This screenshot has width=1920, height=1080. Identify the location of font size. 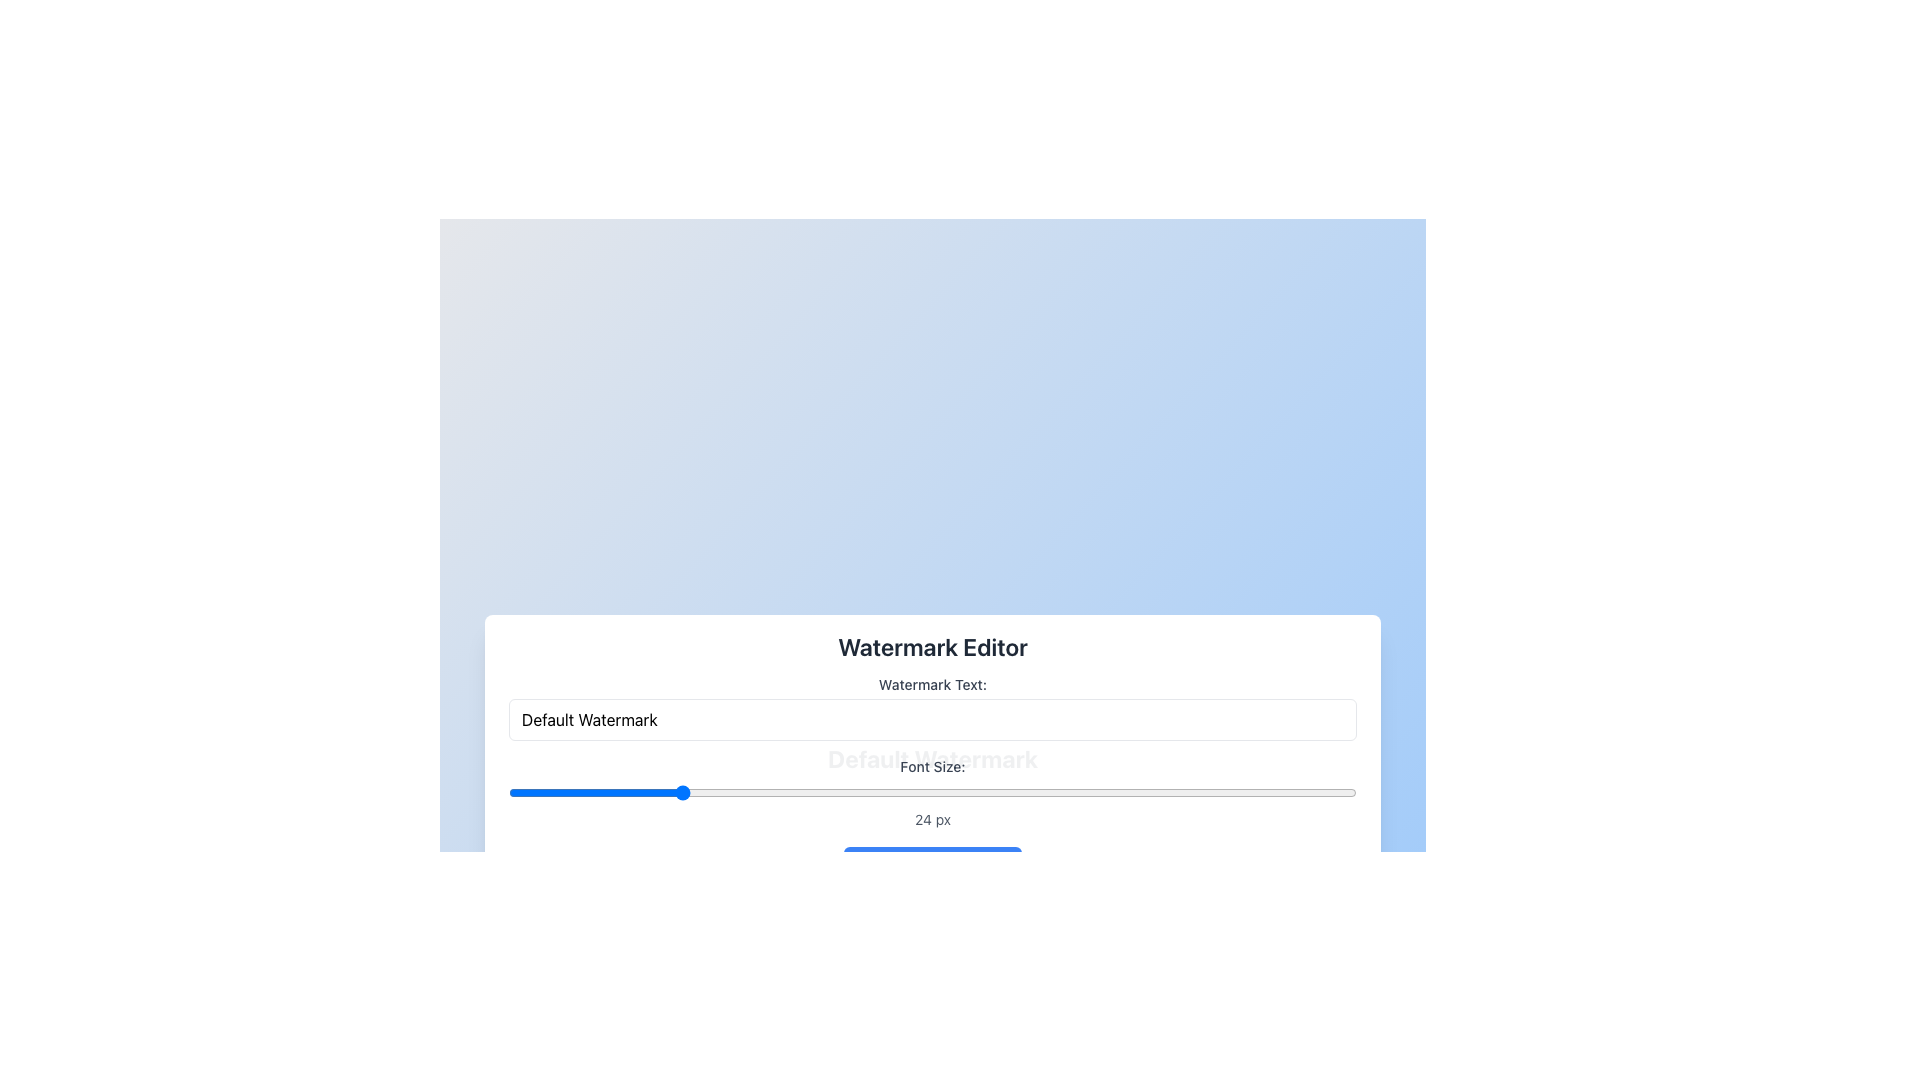
(1138, 792).